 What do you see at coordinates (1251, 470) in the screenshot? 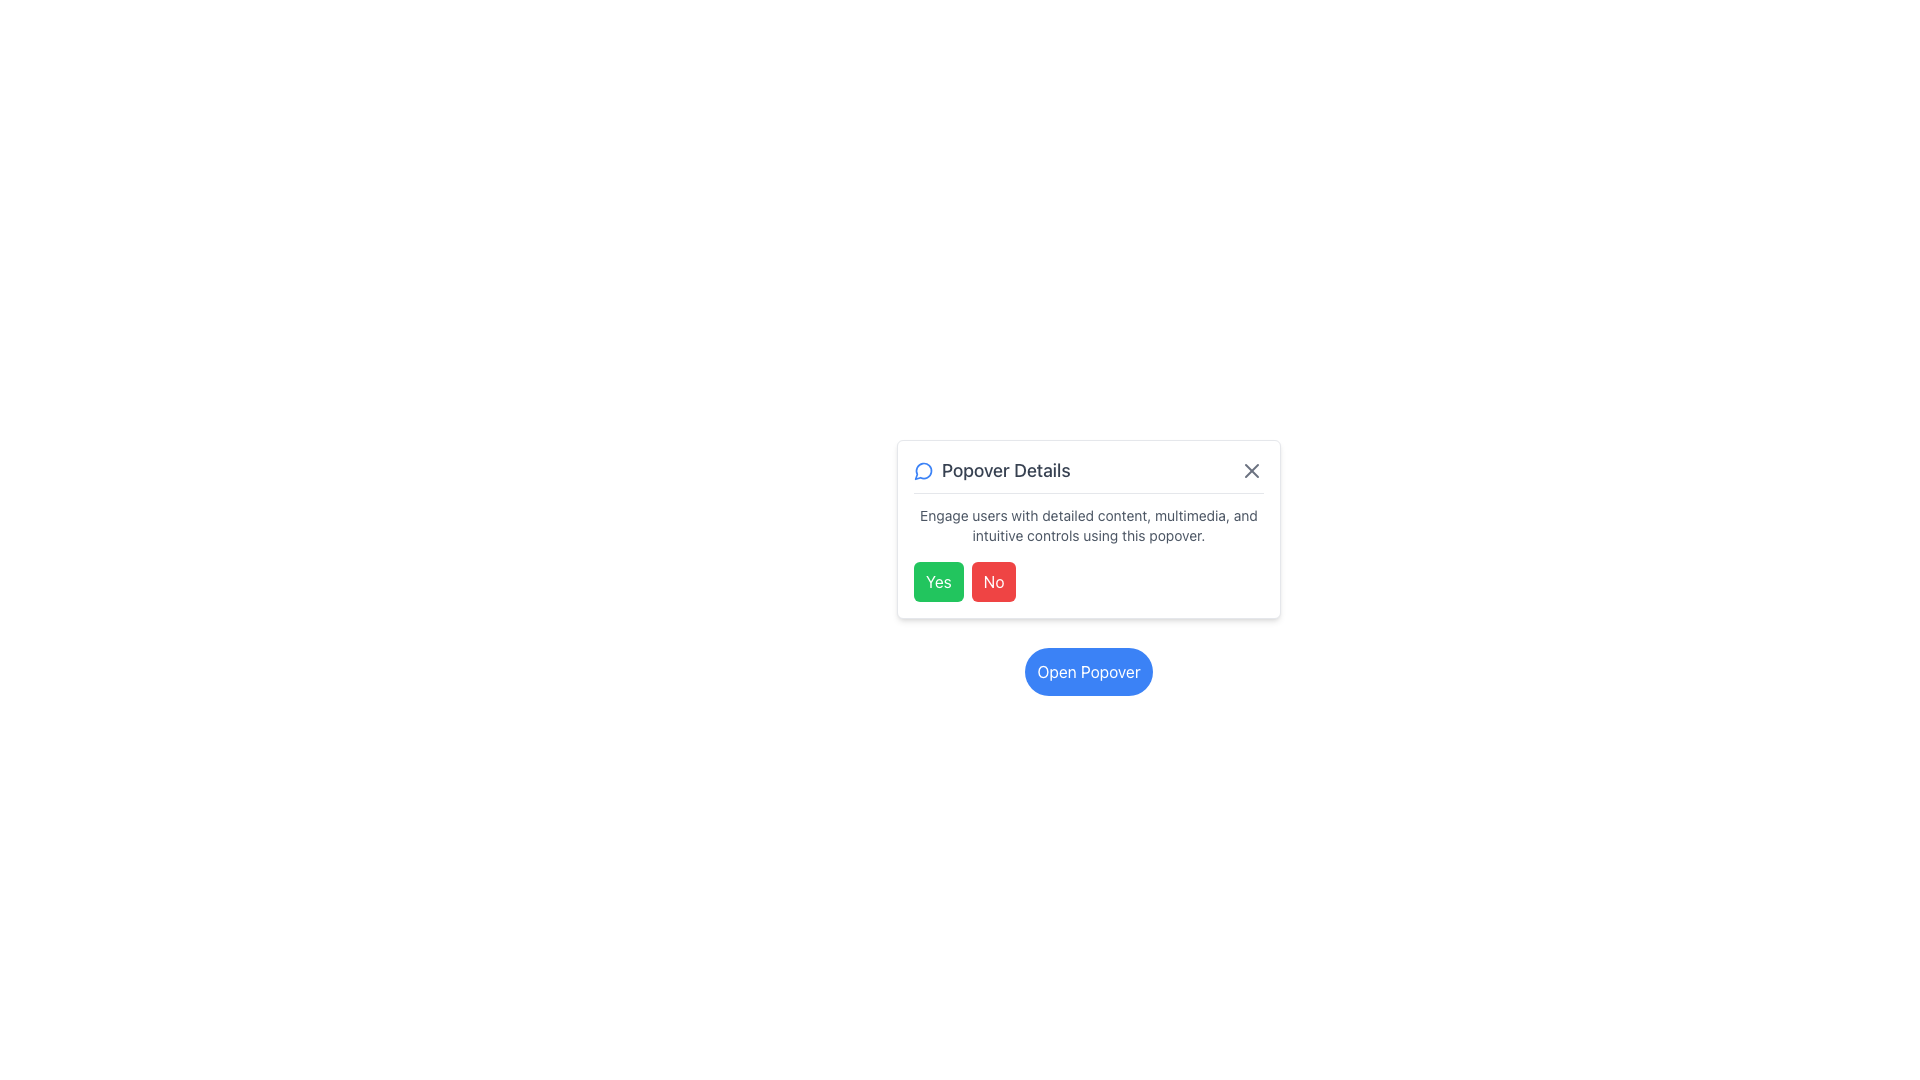
I see `the 'X' icon in the top-right corner of the popover component` at bounding box center [1251, 470].